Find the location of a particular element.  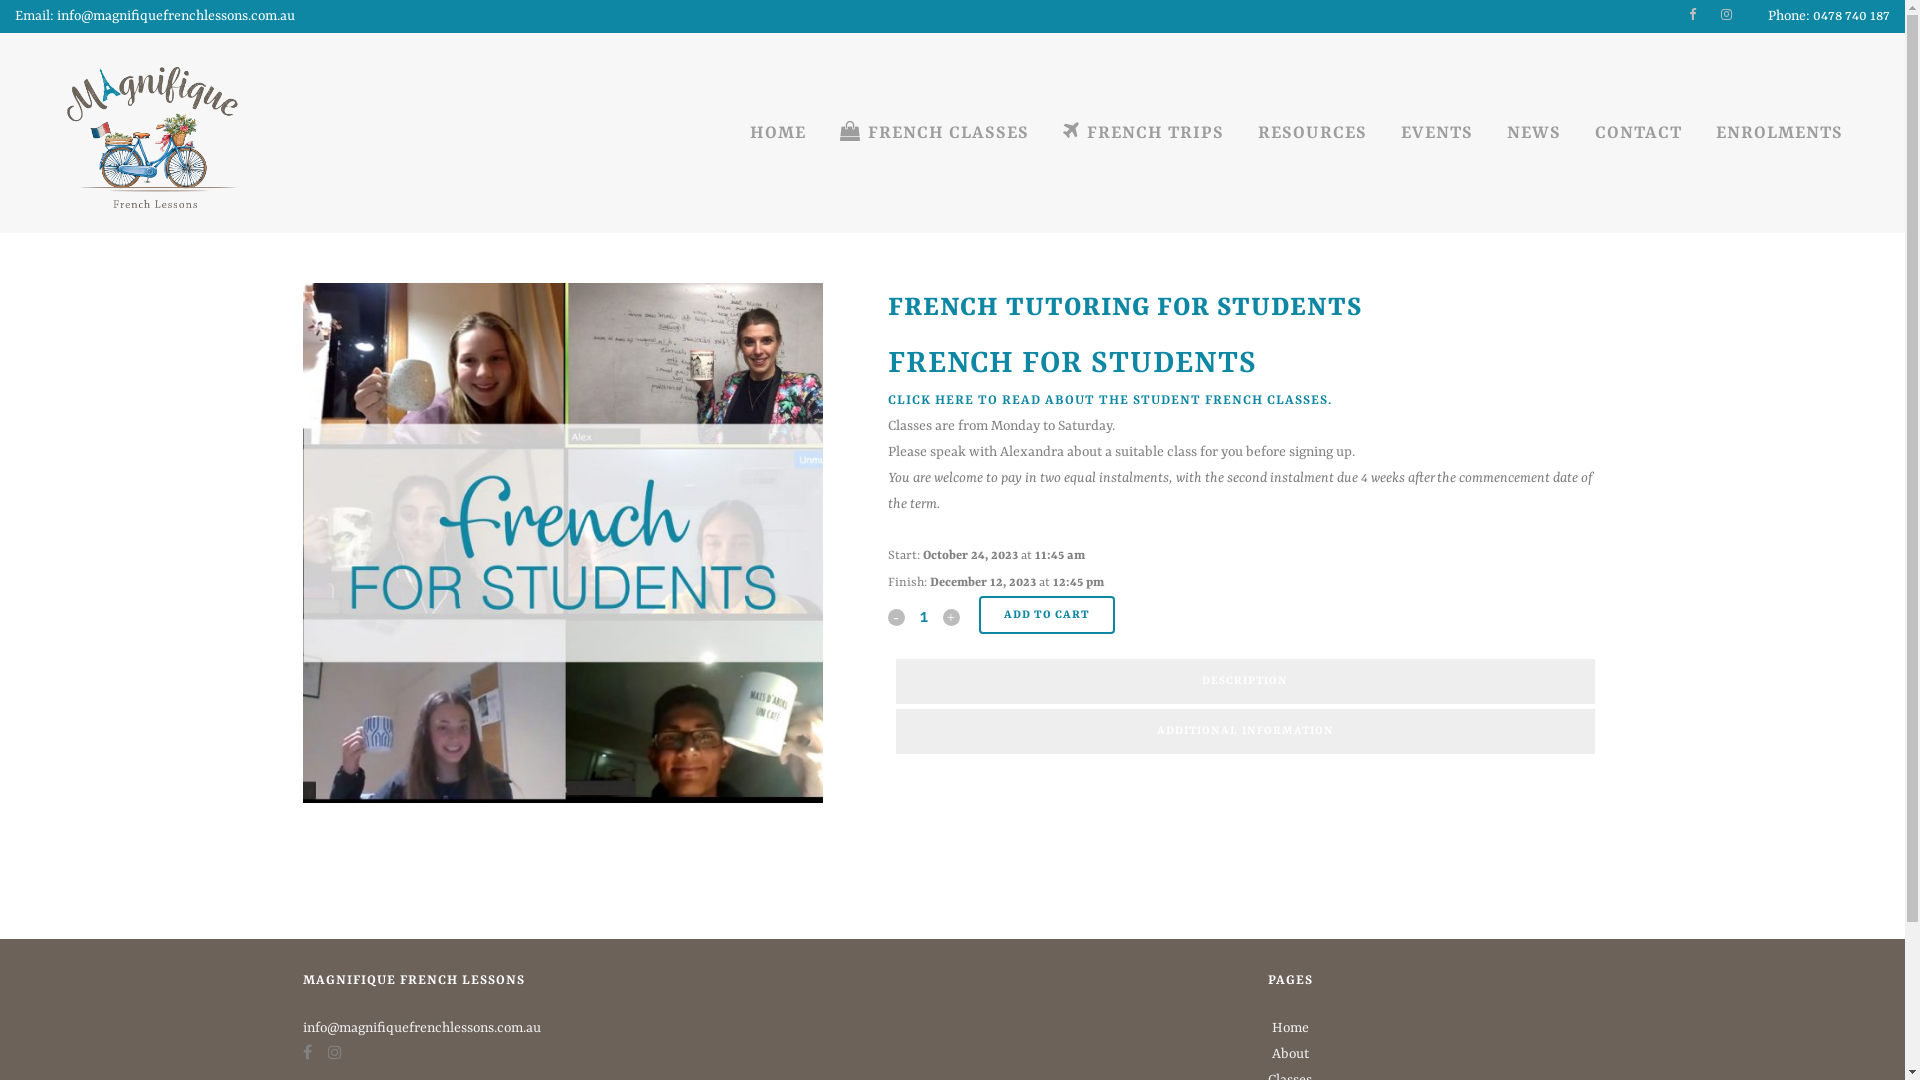

'ENROLMENTS' is located at coordinates (1779, 132).